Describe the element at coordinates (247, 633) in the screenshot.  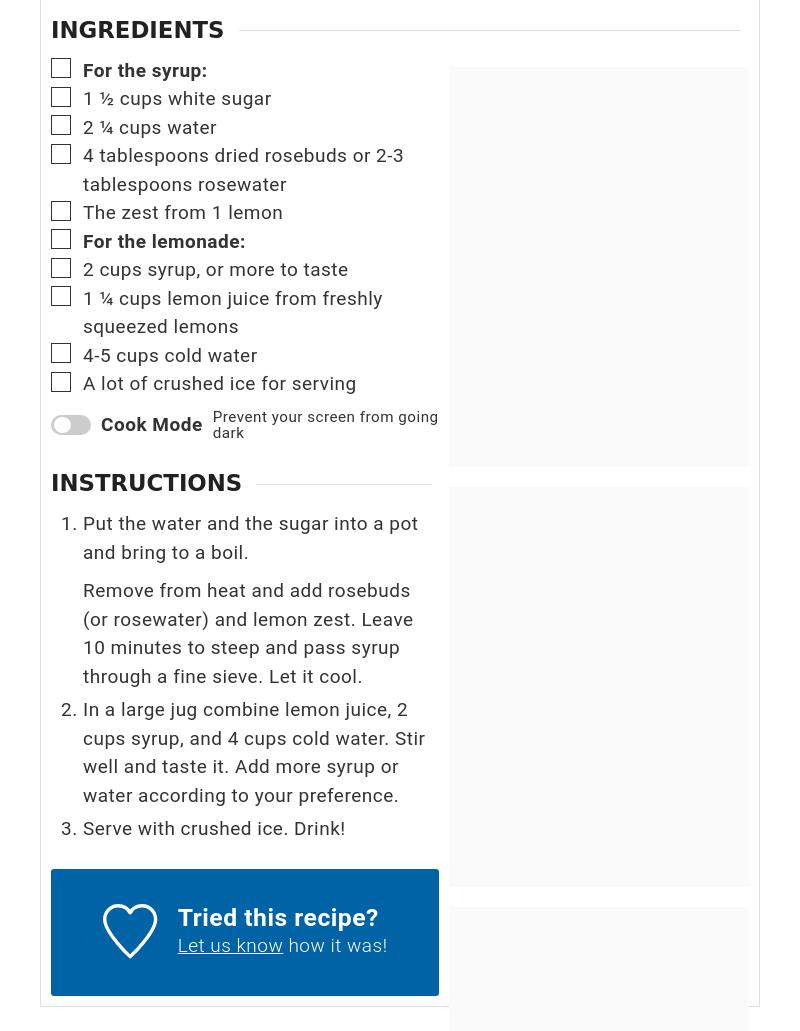
I see `'Remove from heat and add rosebuds (or rosewater) and lemon zest. Leave 10 minutes to steep and pass syrup through a fine sieve. Let it cool.'` at that location.